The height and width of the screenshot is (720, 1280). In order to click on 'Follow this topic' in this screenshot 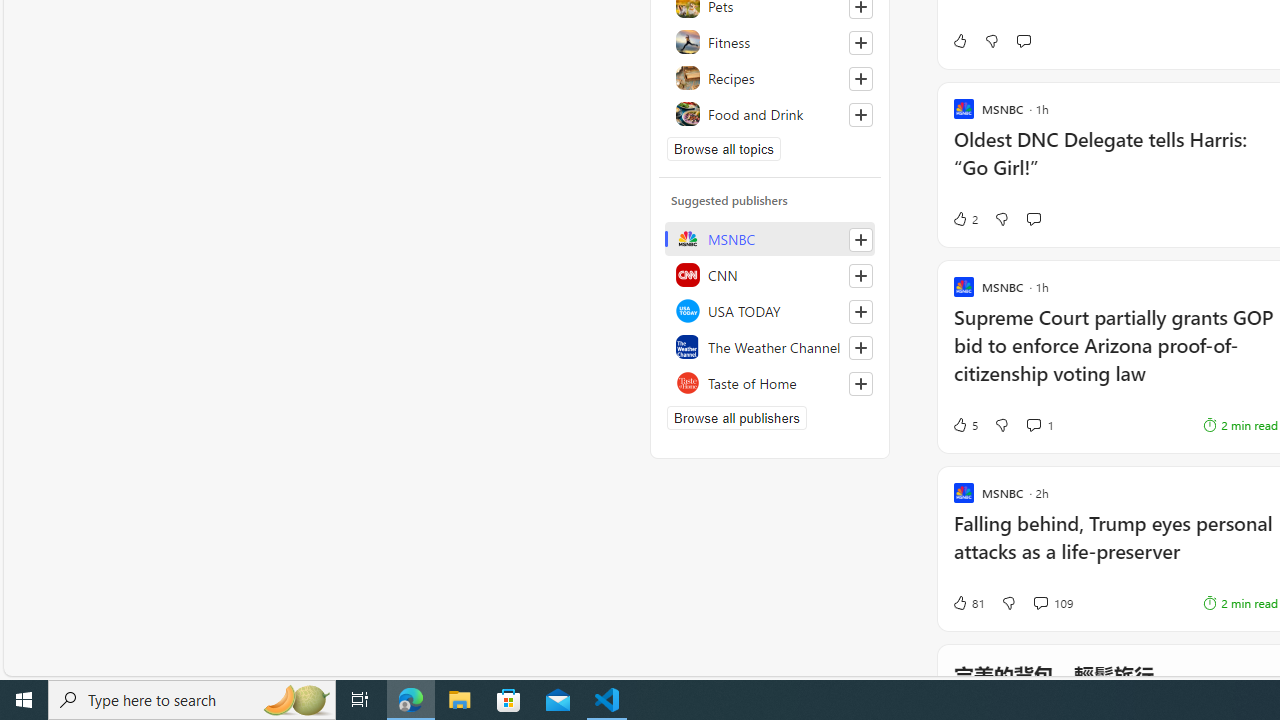, I will do `click(860, 114)`.